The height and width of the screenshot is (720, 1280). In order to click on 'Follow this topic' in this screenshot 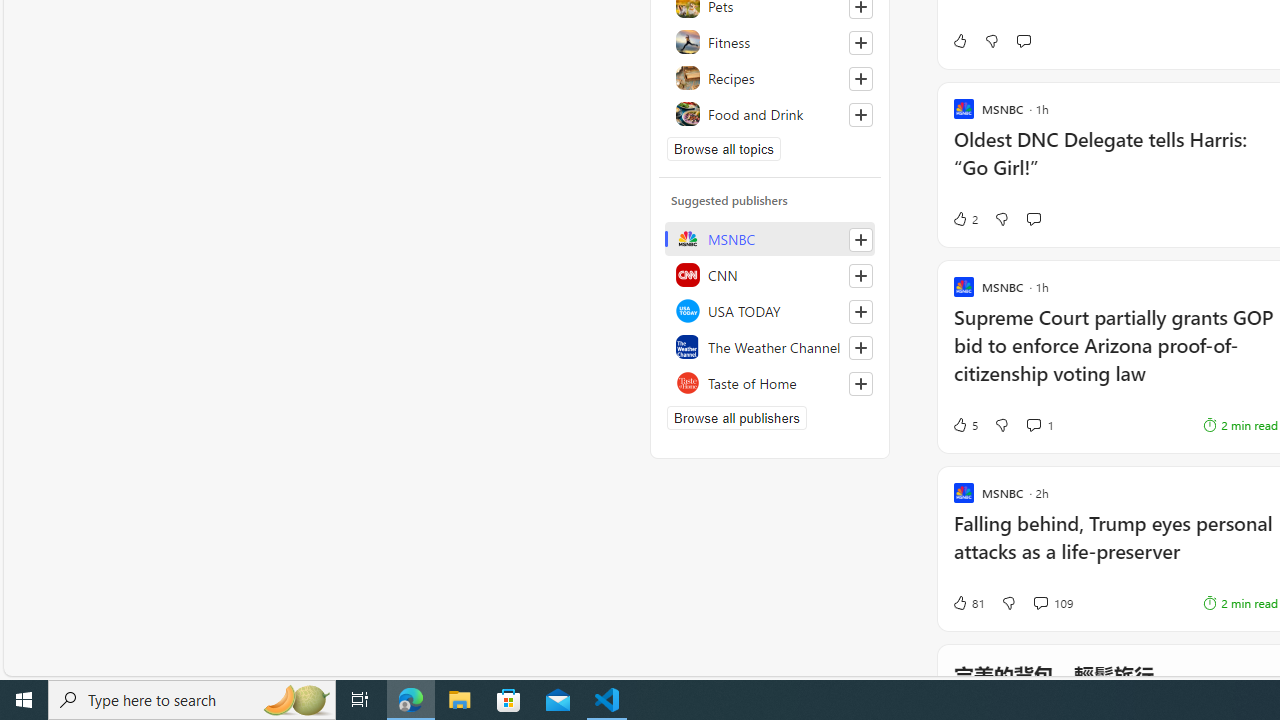, I will do `click(860, 114)`.